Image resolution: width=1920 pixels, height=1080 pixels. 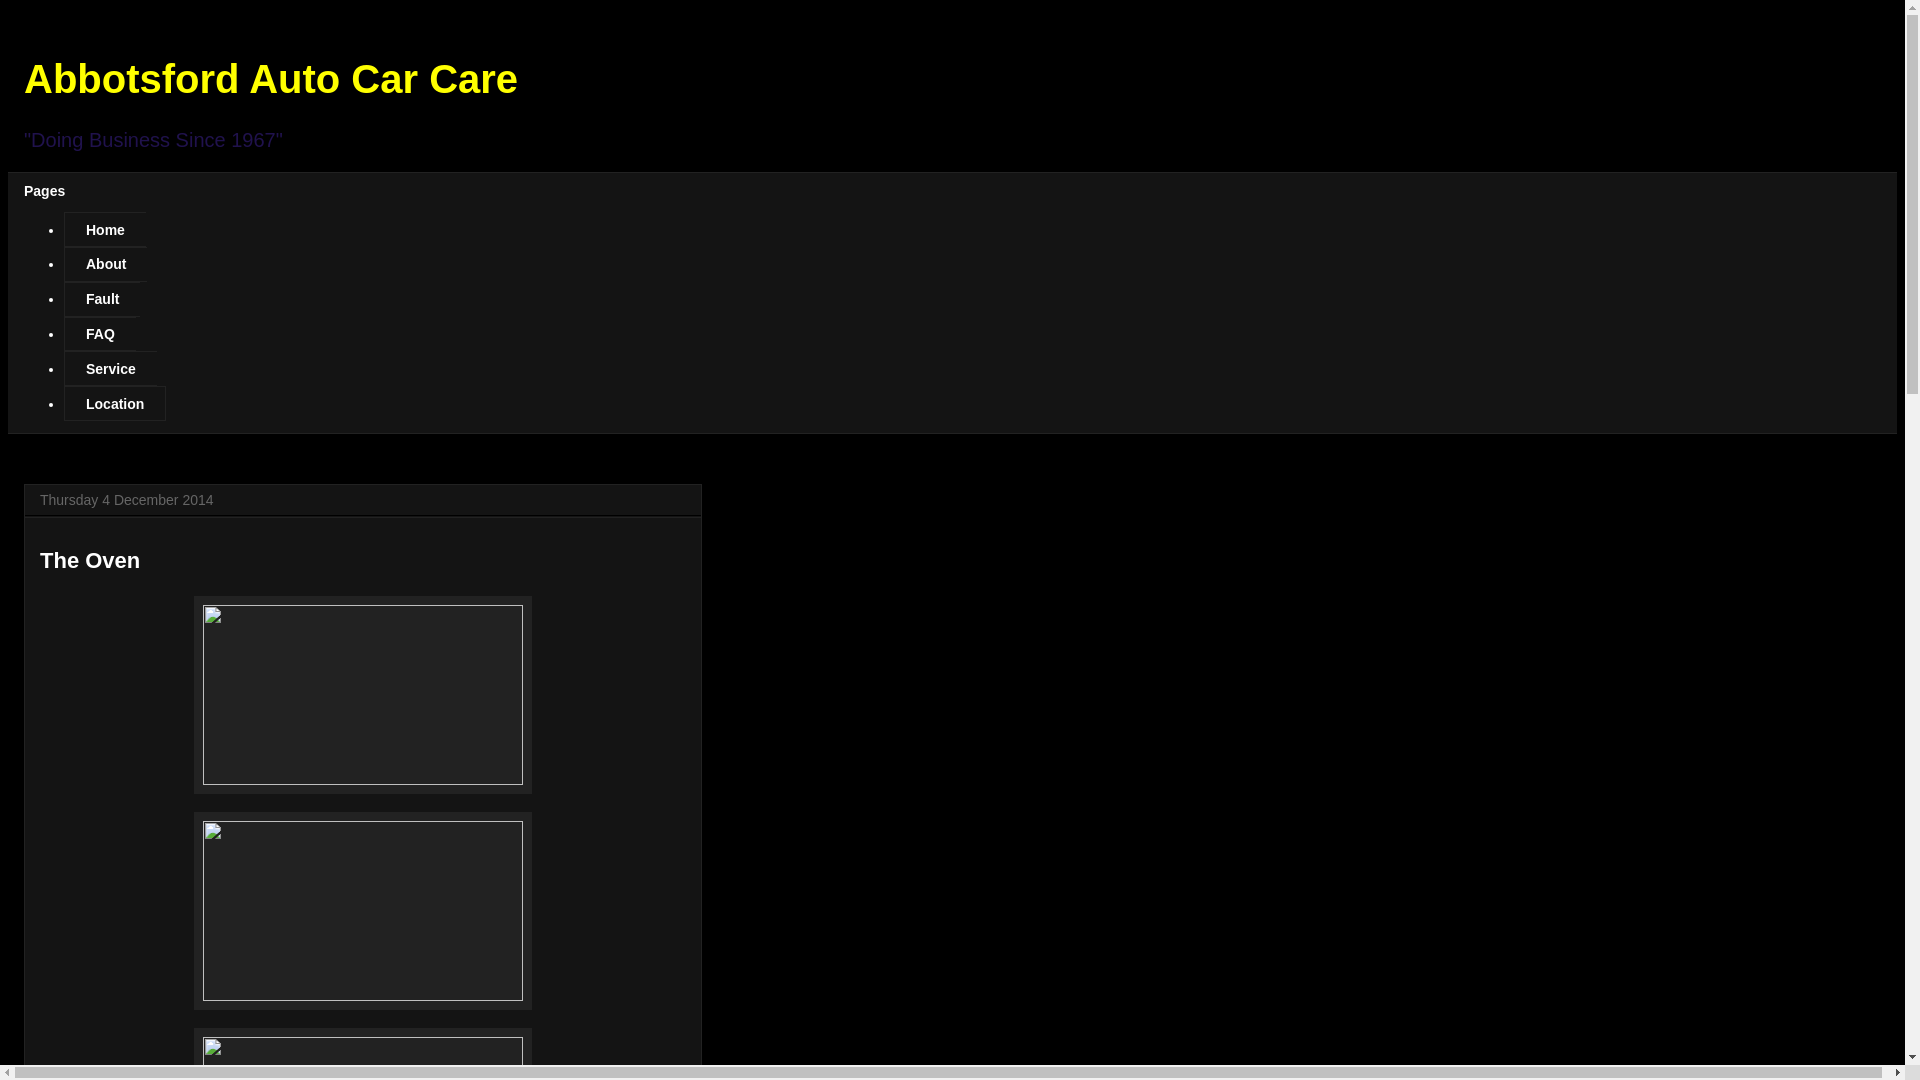 I want to click on 'Location', so click(x=114, y=403).